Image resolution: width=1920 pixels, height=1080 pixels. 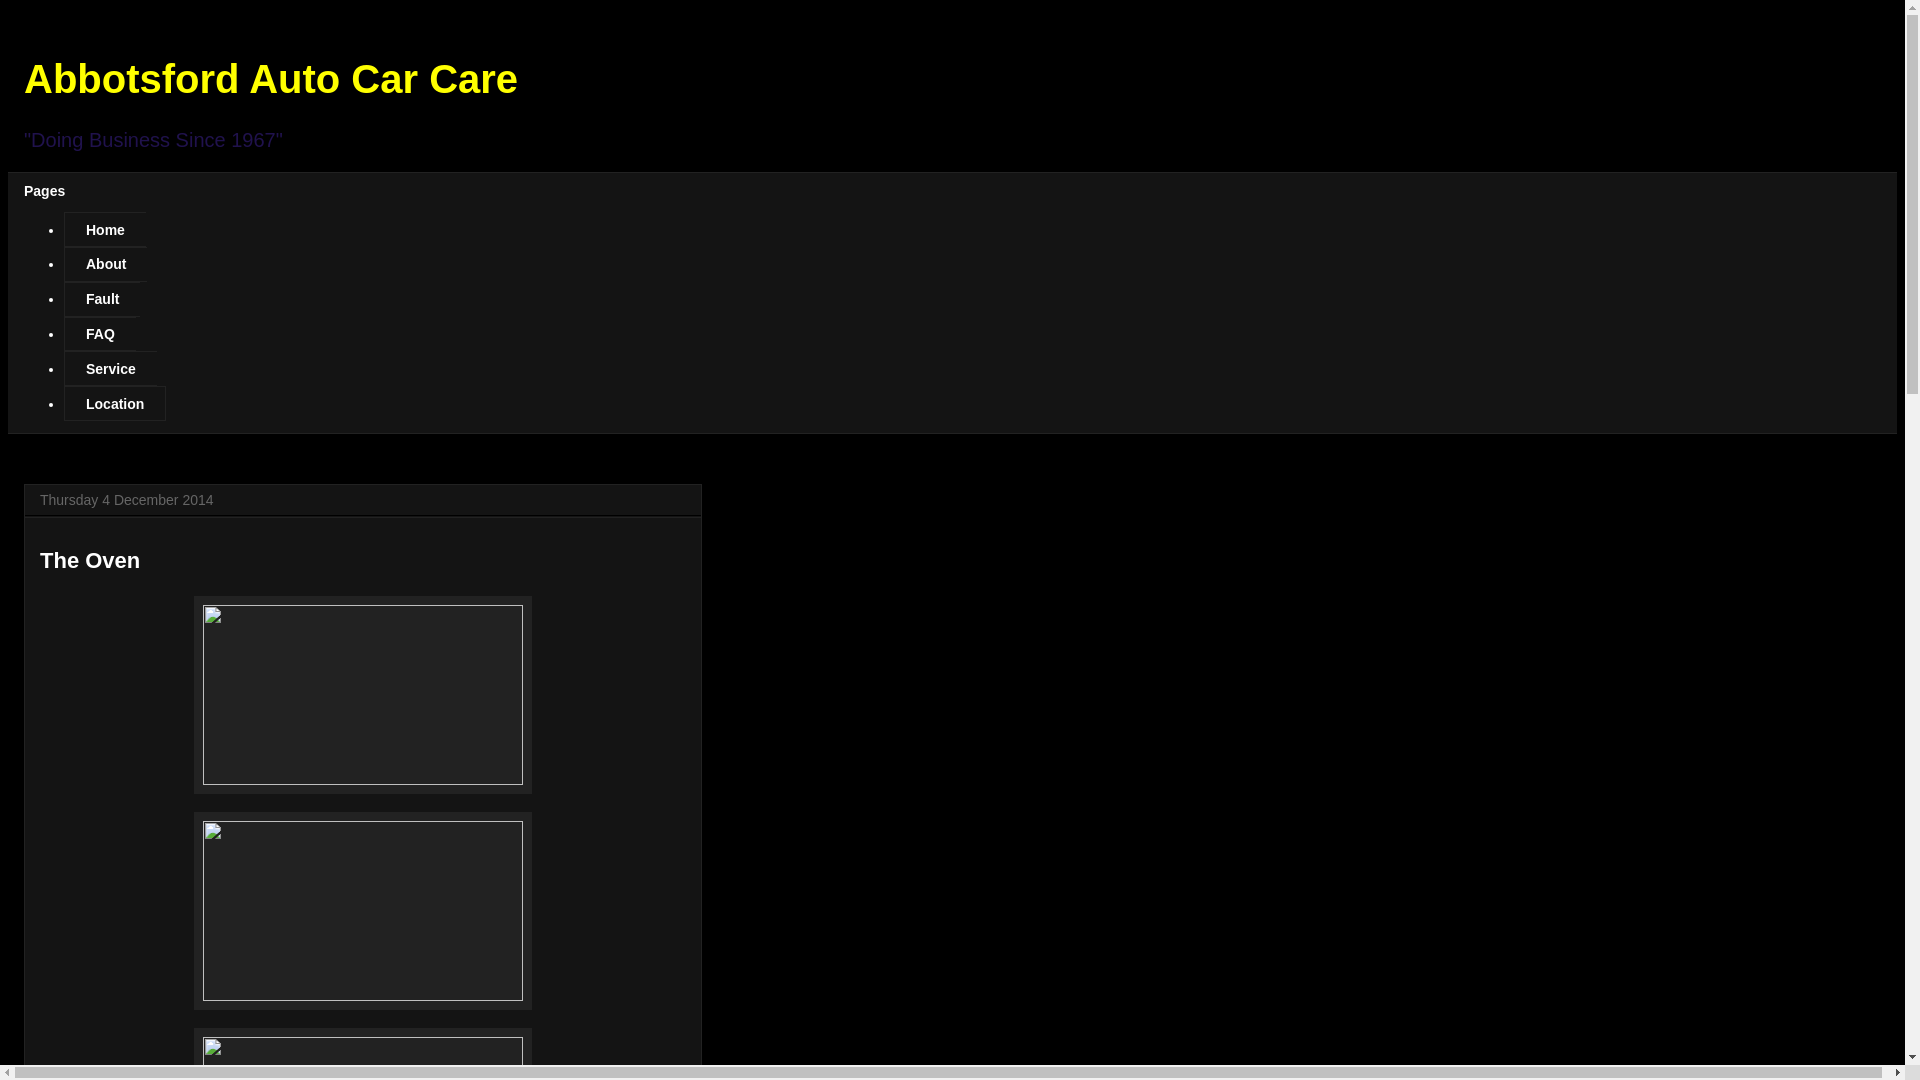 I want to click on 'Location', so click(x=114, y=403).